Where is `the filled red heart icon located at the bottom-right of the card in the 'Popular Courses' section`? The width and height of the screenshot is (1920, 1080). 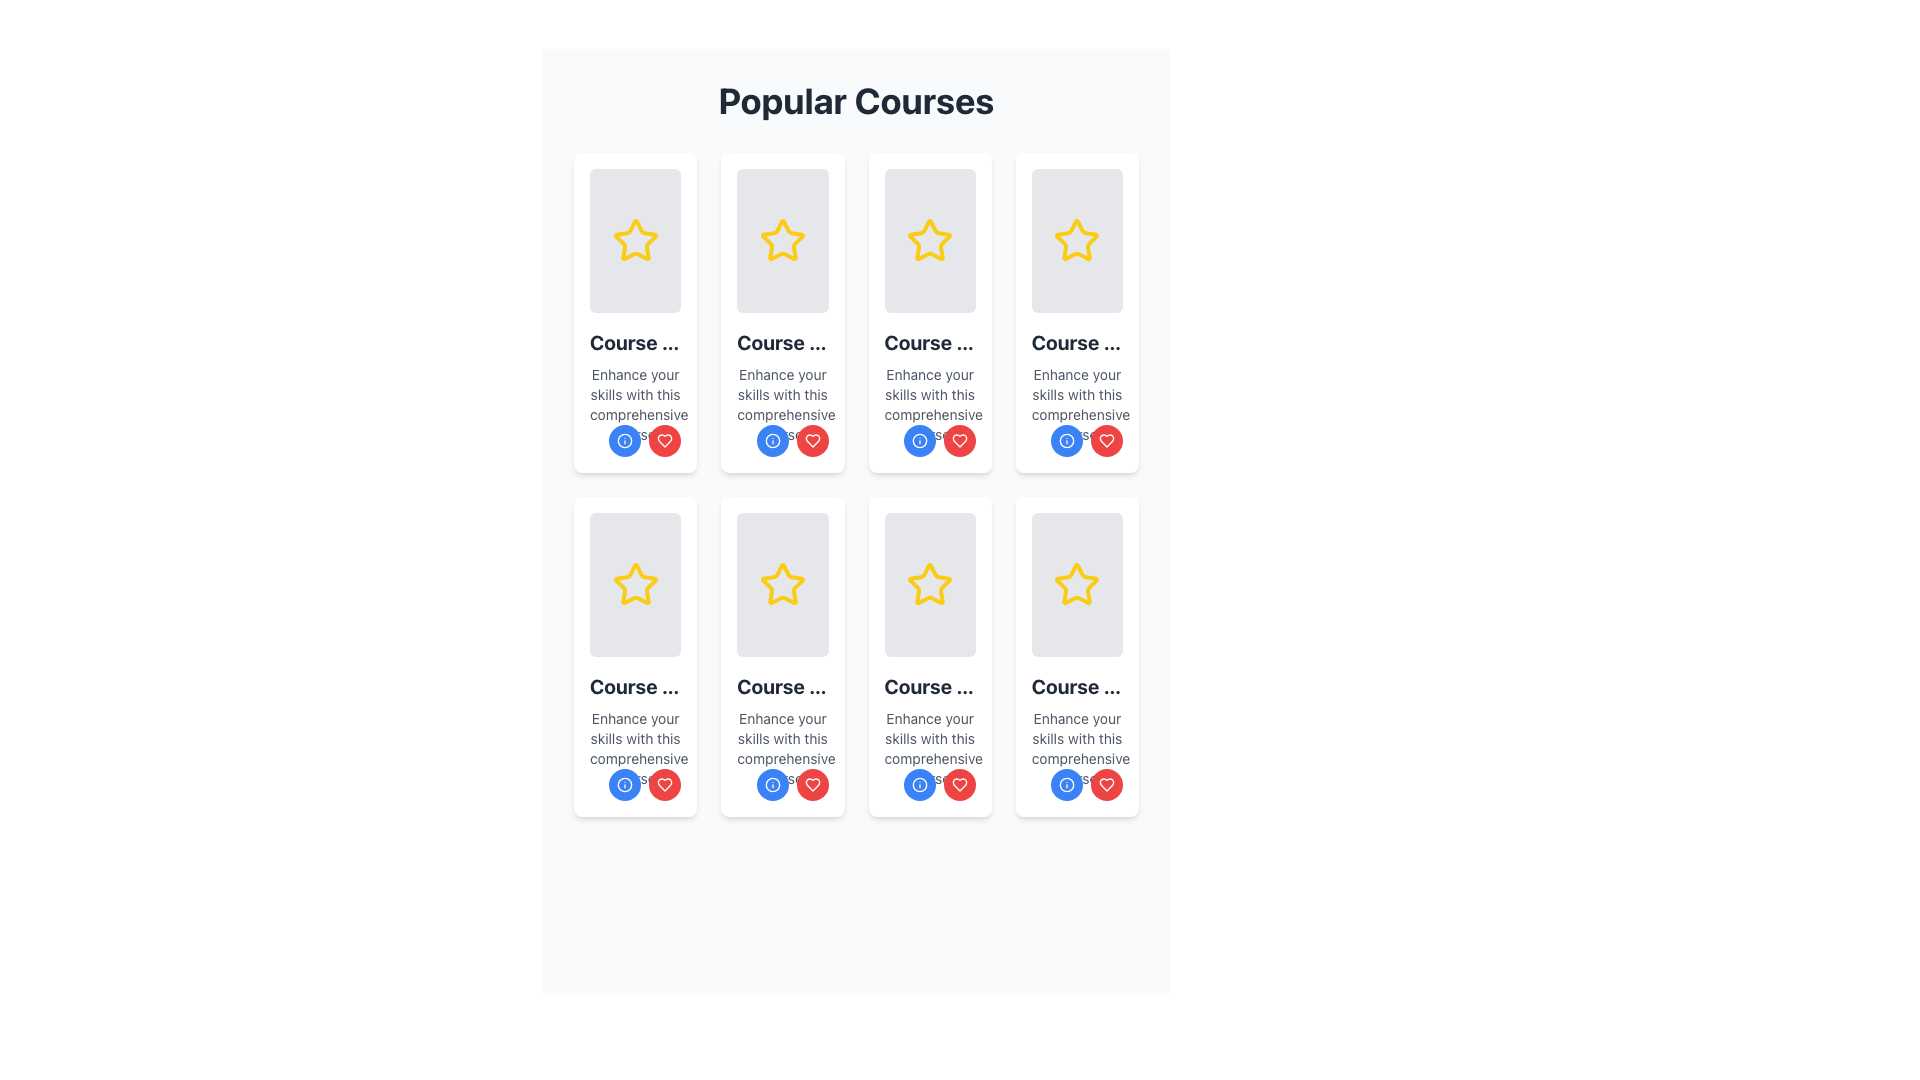
the filled red heart icon located at the bottom-right of the card in the 'Popular Courses' section is located at coordinates (665, 784).